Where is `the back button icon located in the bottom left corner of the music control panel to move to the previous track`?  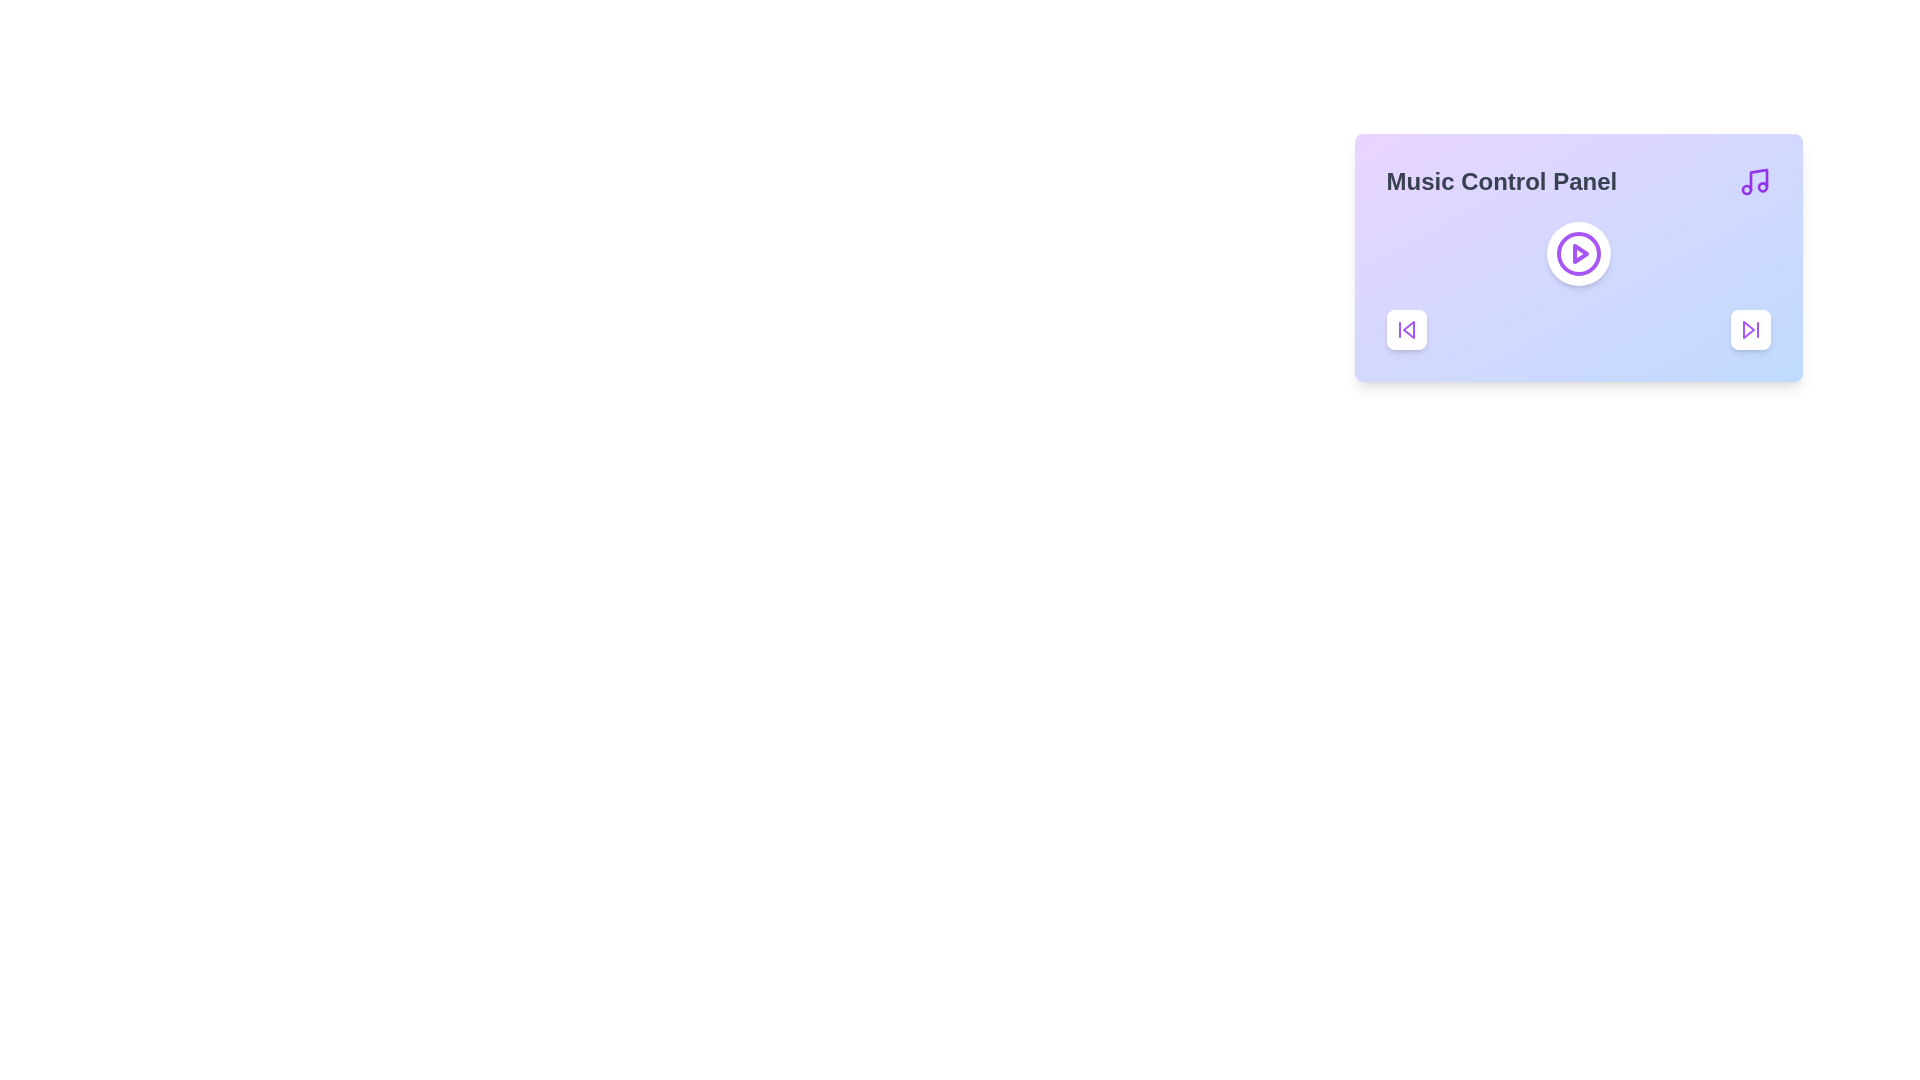 the back button icon located in the bottom left corner of the music control panel to move to the previous track is located at coordinates (1407, 329).